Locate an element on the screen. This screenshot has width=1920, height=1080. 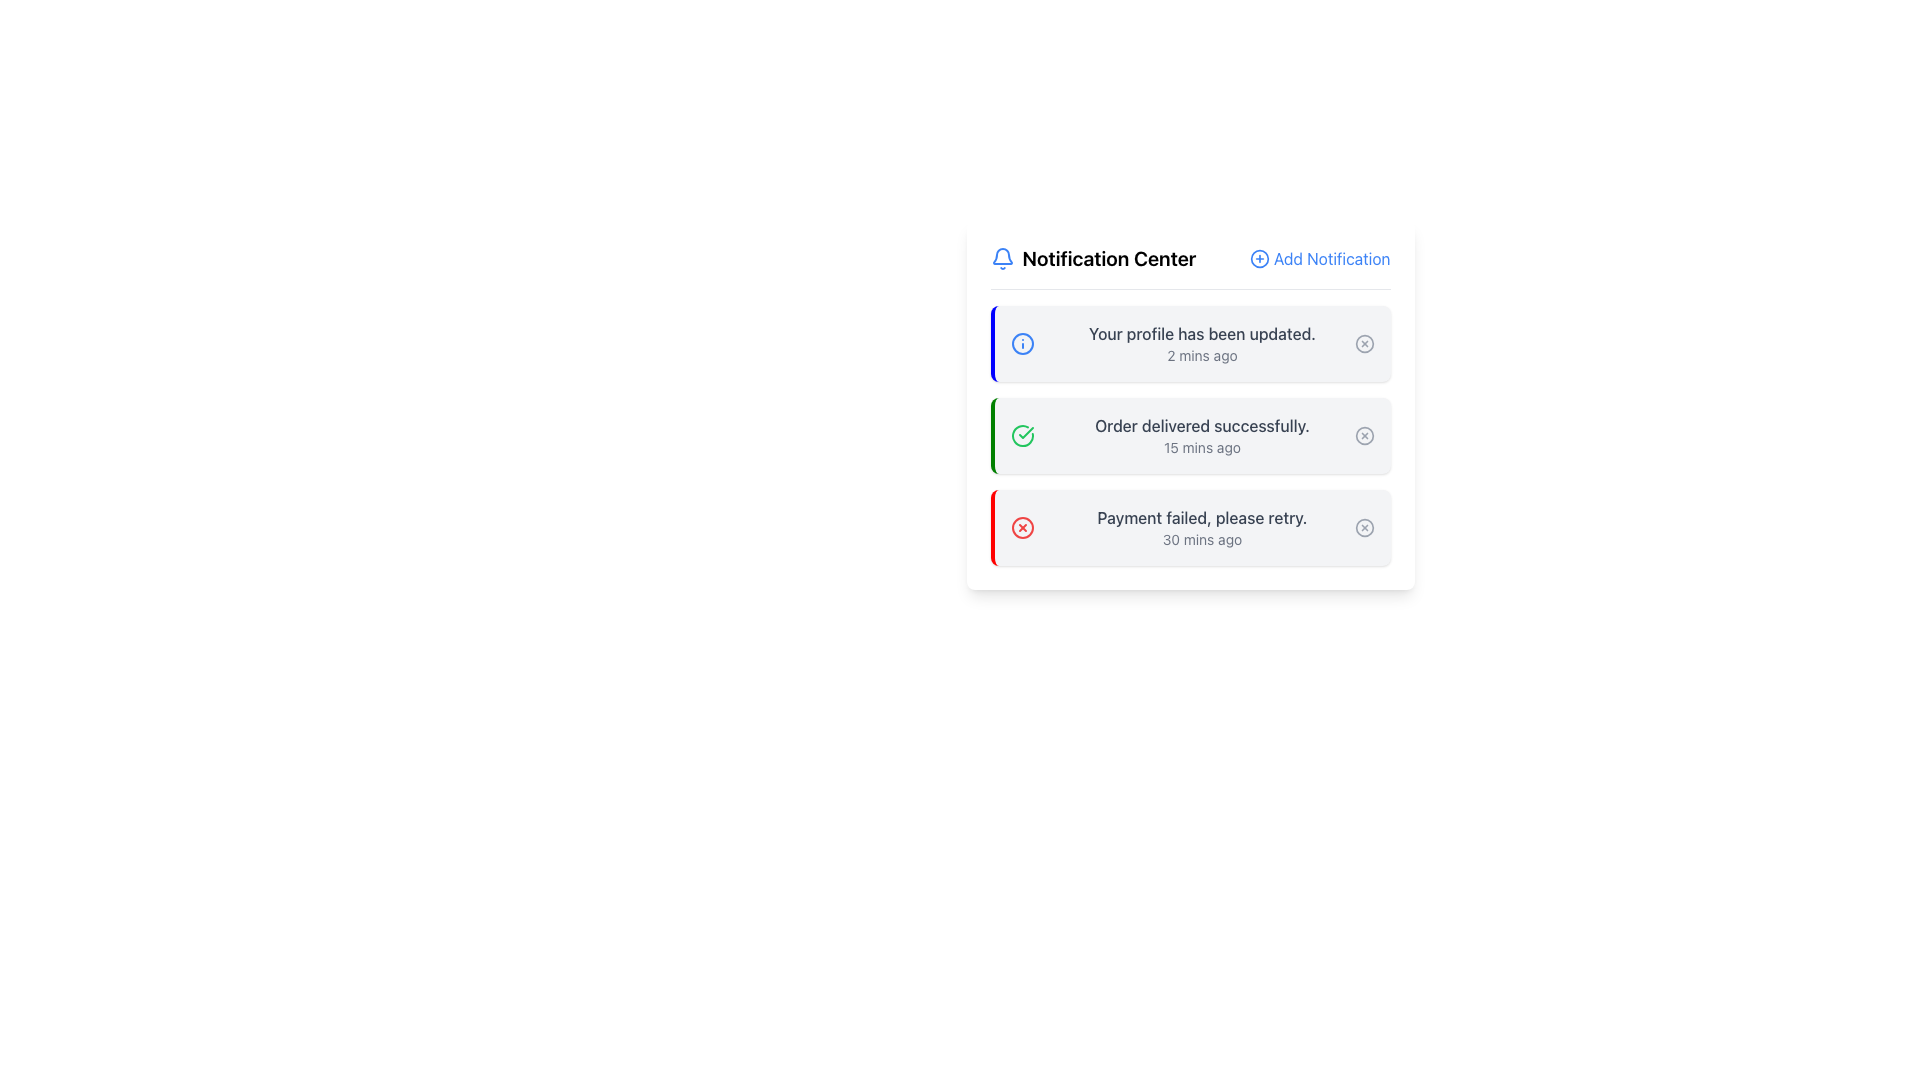
text label displaying the elapsed time since the notification was generated, located below 'Your profile has been updated.' in the first notification card of the 'Notification Center.' is located at coordinates (1201, 354).